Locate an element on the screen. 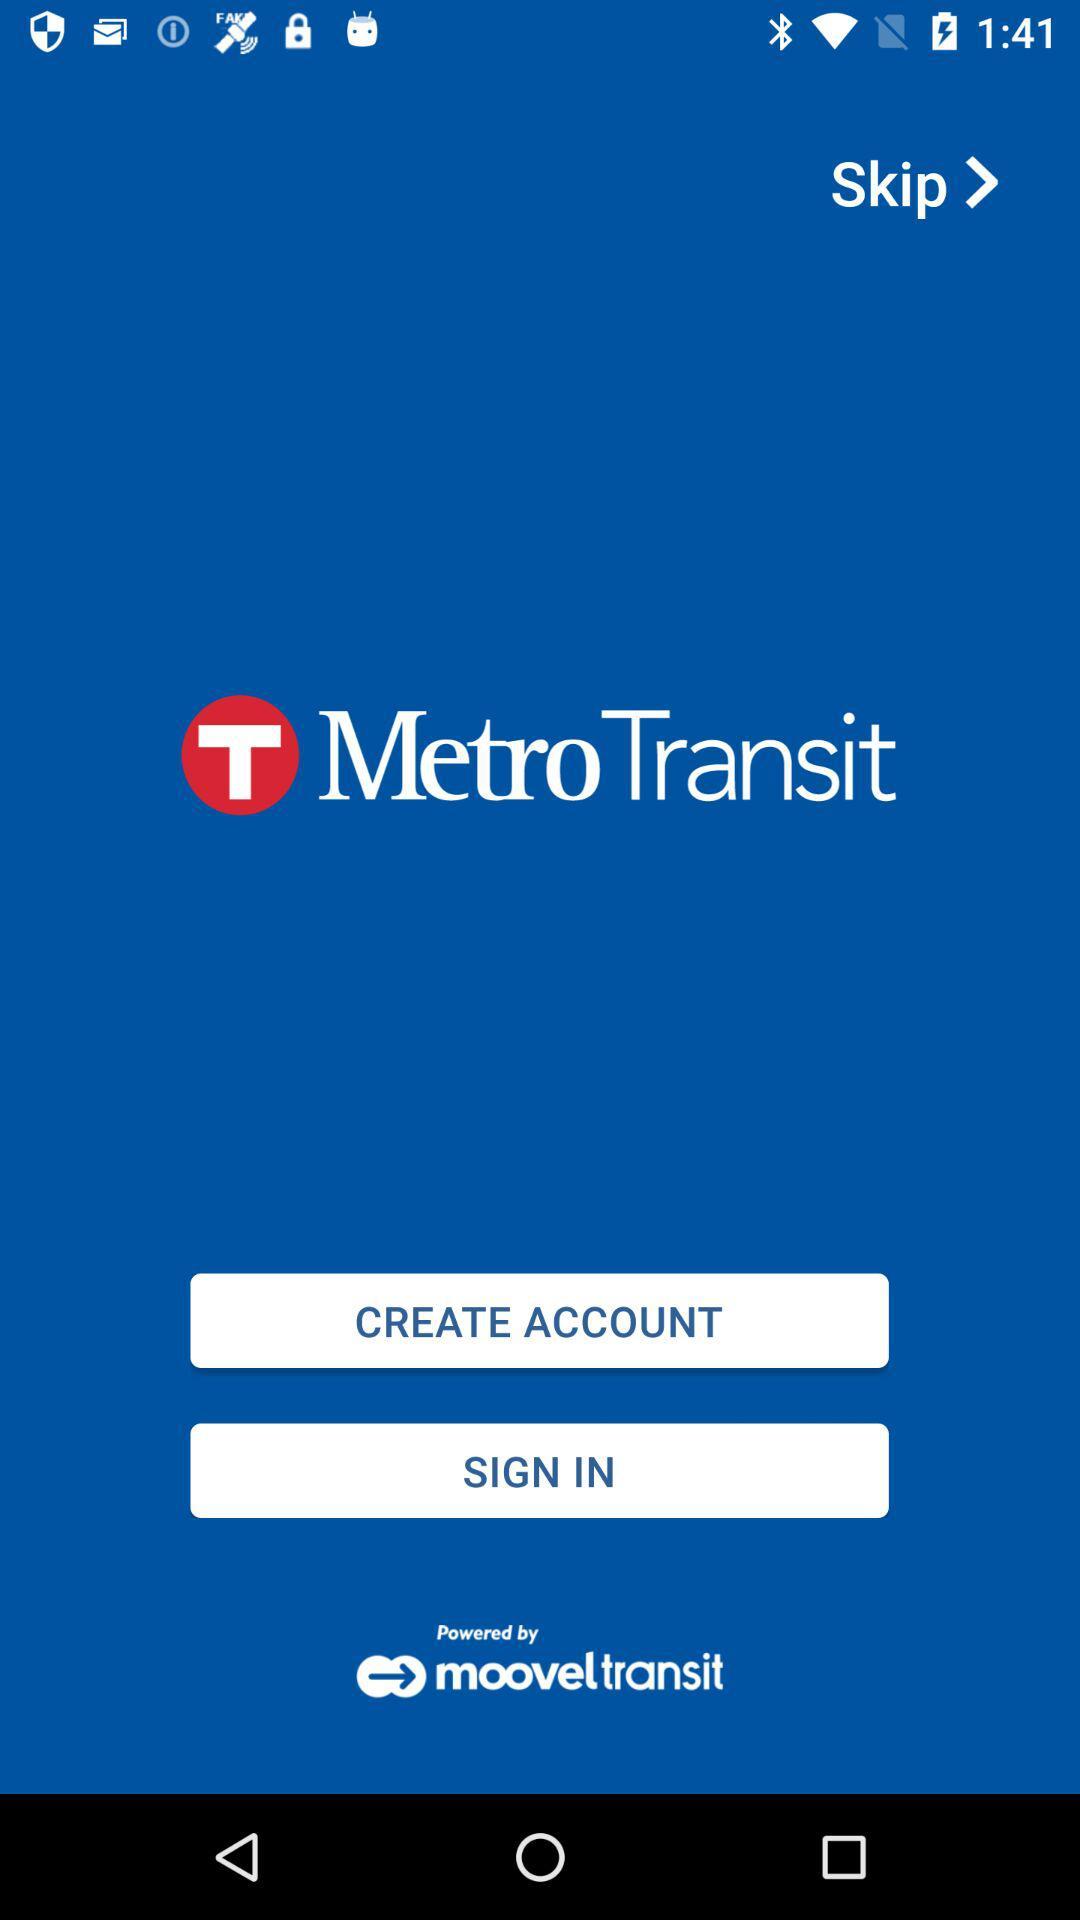  create account is located at coordinates (538, 1320).